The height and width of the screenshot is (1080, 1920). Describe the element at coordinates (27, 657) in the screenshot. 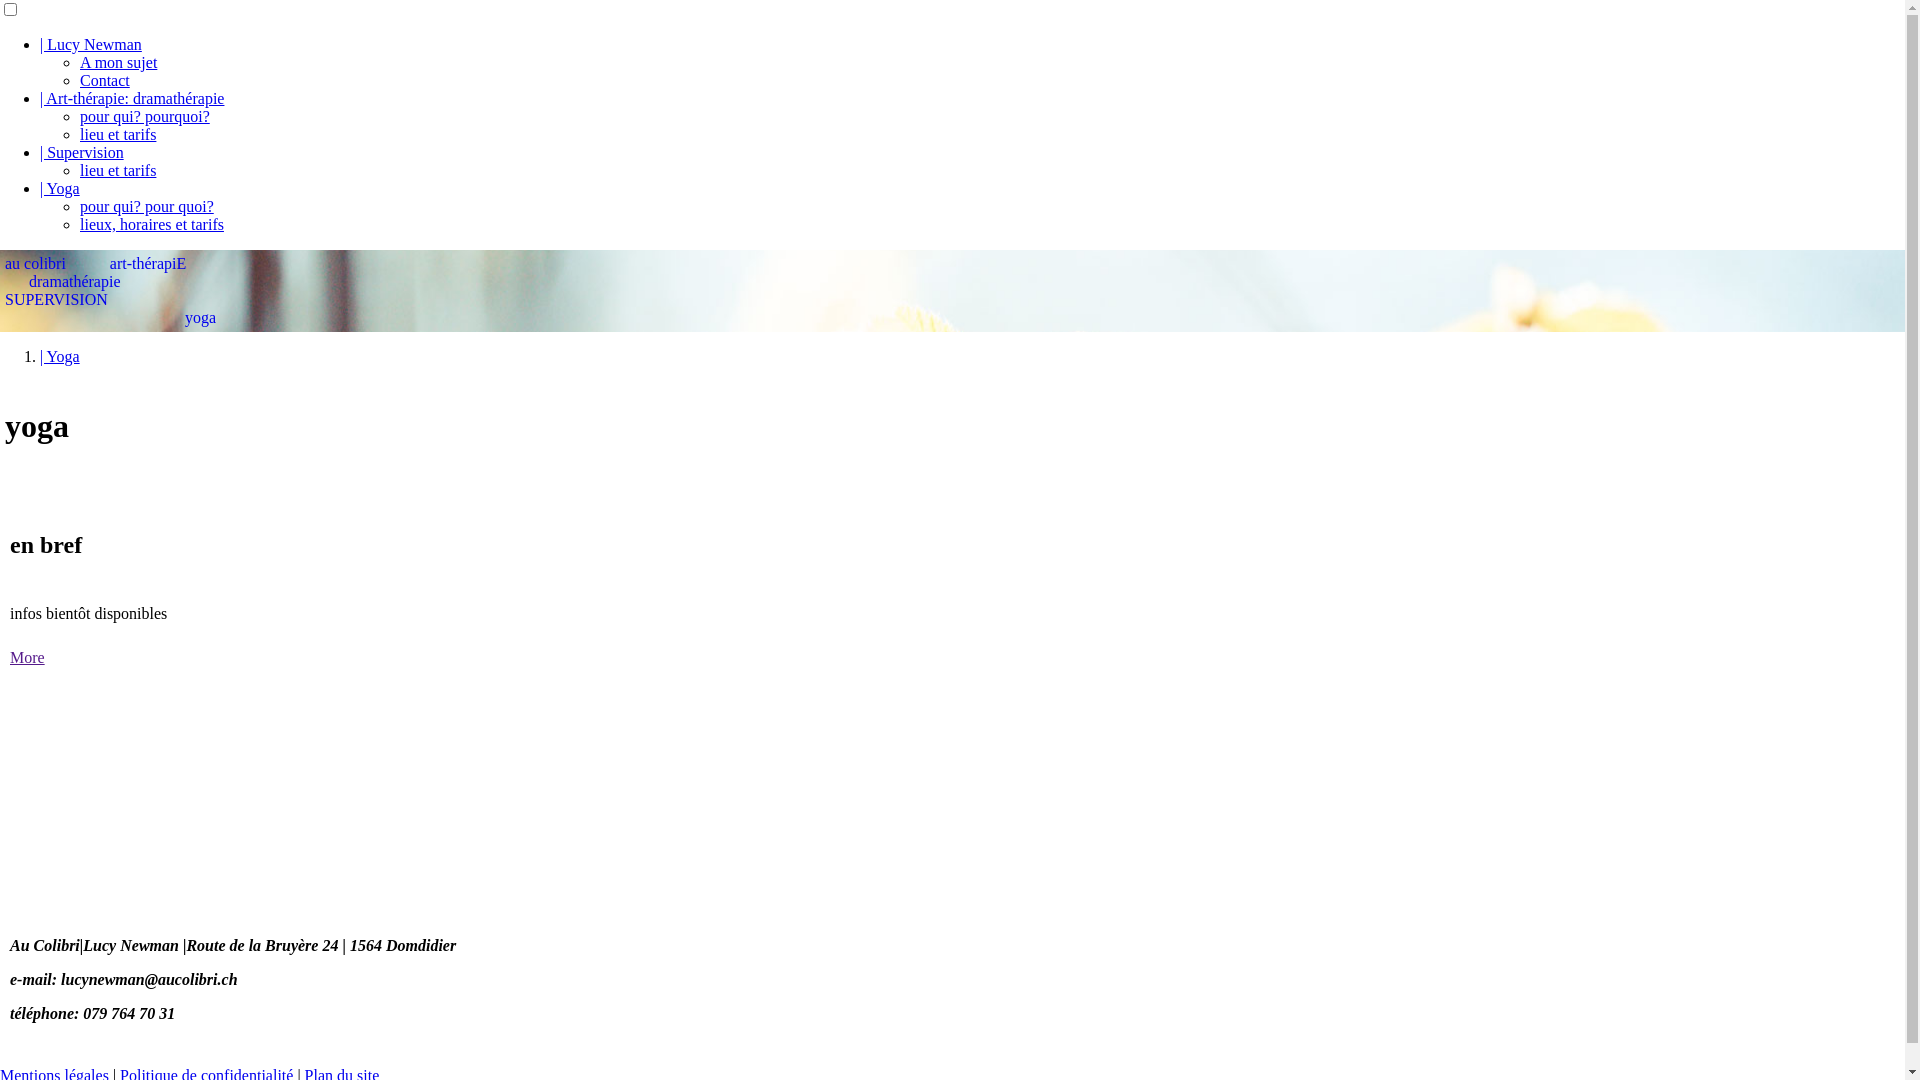

I see `'More'` at that location.